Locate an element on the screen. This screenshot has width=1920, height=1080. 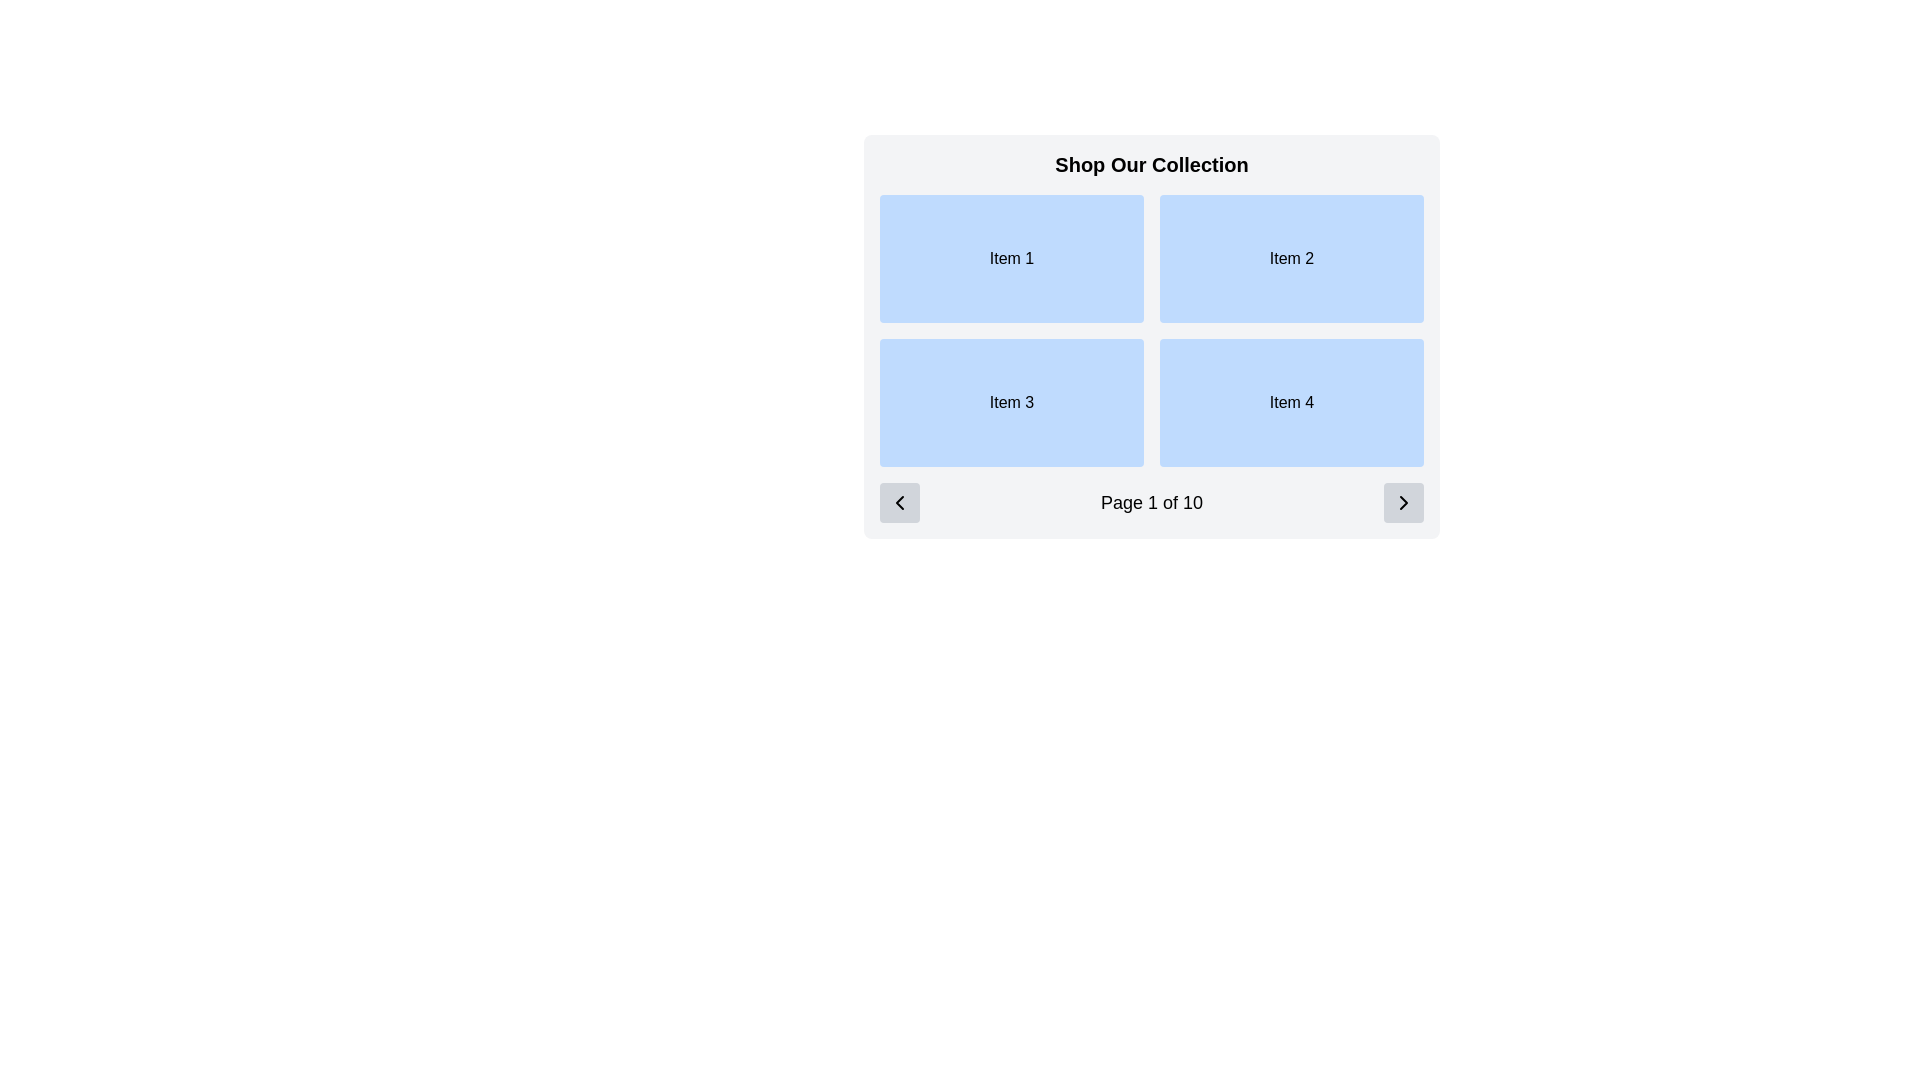
the rightmost button in the pagination section that reads 'Page 1 of 10' is located at coordinates (1402, 501).